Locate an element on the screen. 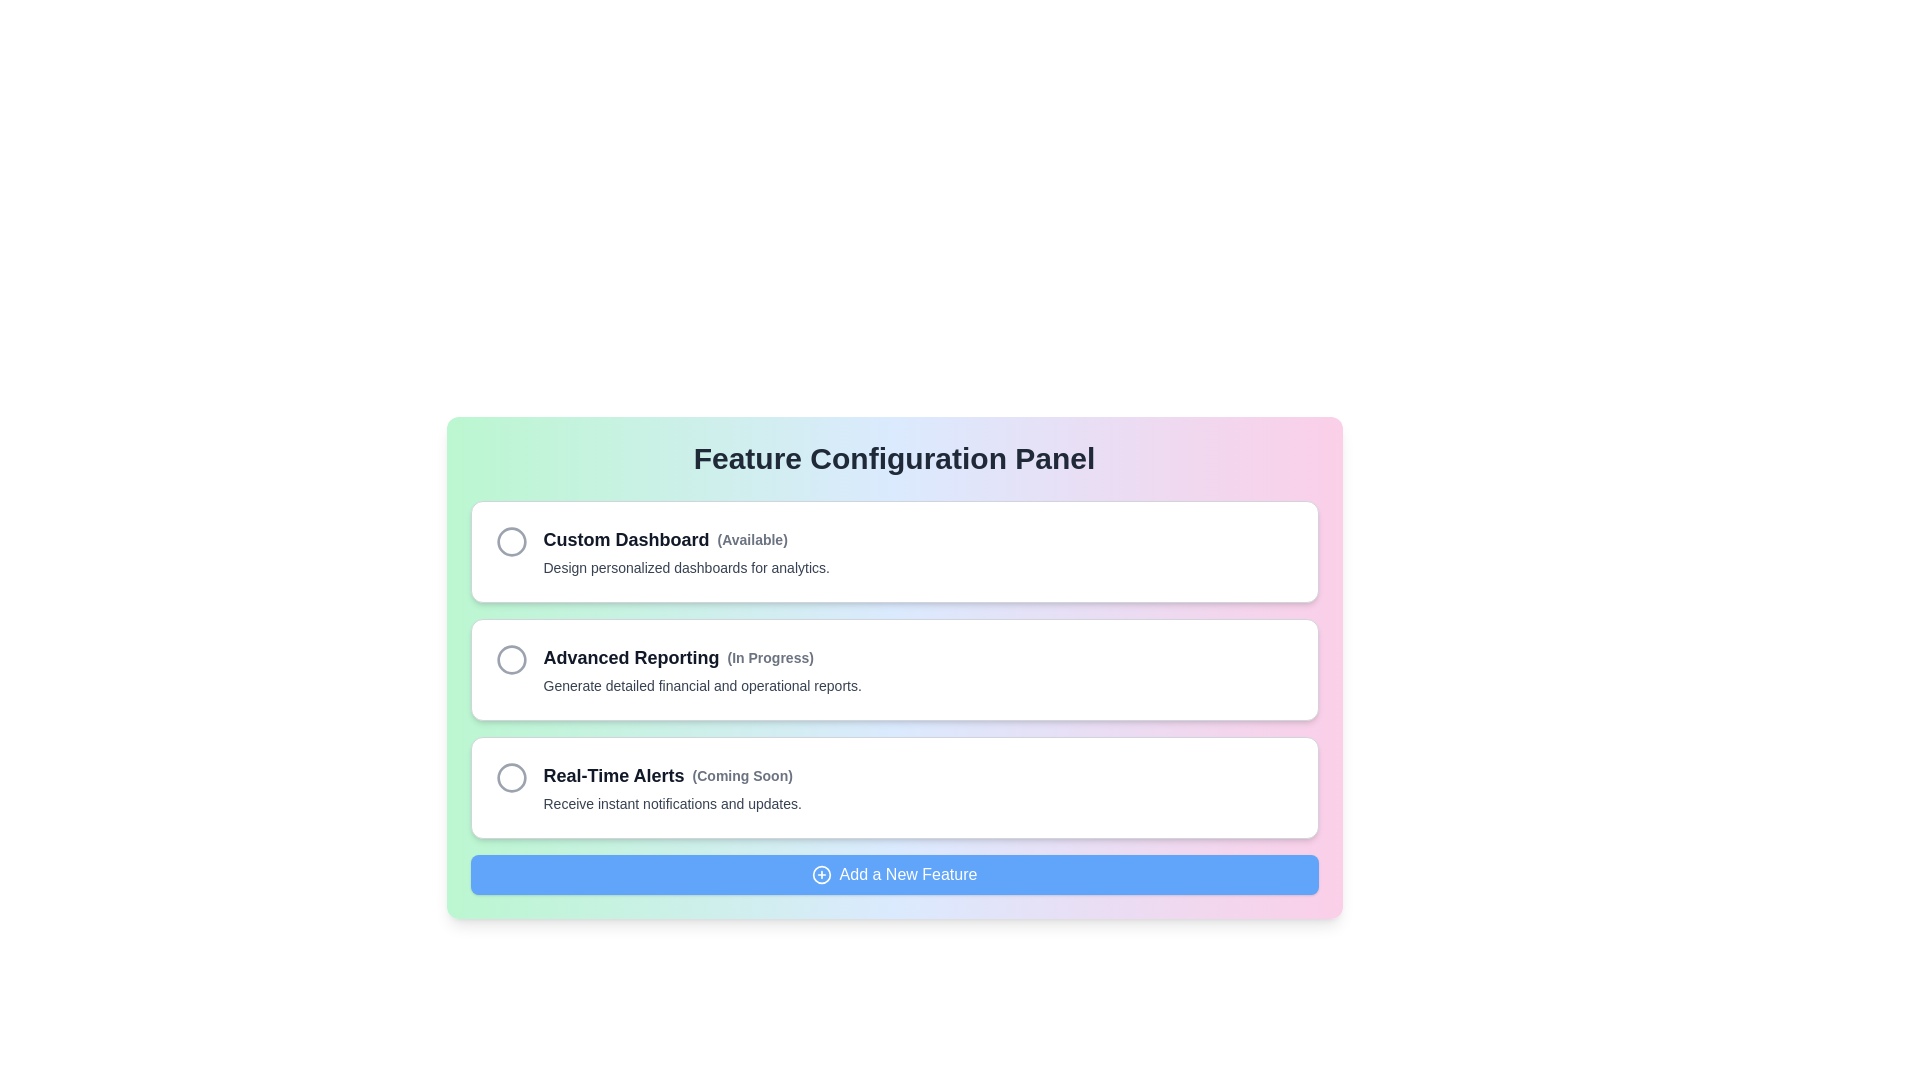 The image size is (1920, 1080). the text block titled 'Real-Time Alerts' located in the third feature card, which includes the description '(Coming Soon)' and 'Receive instant notifications and updates.' is located at coordinates (672, 786).